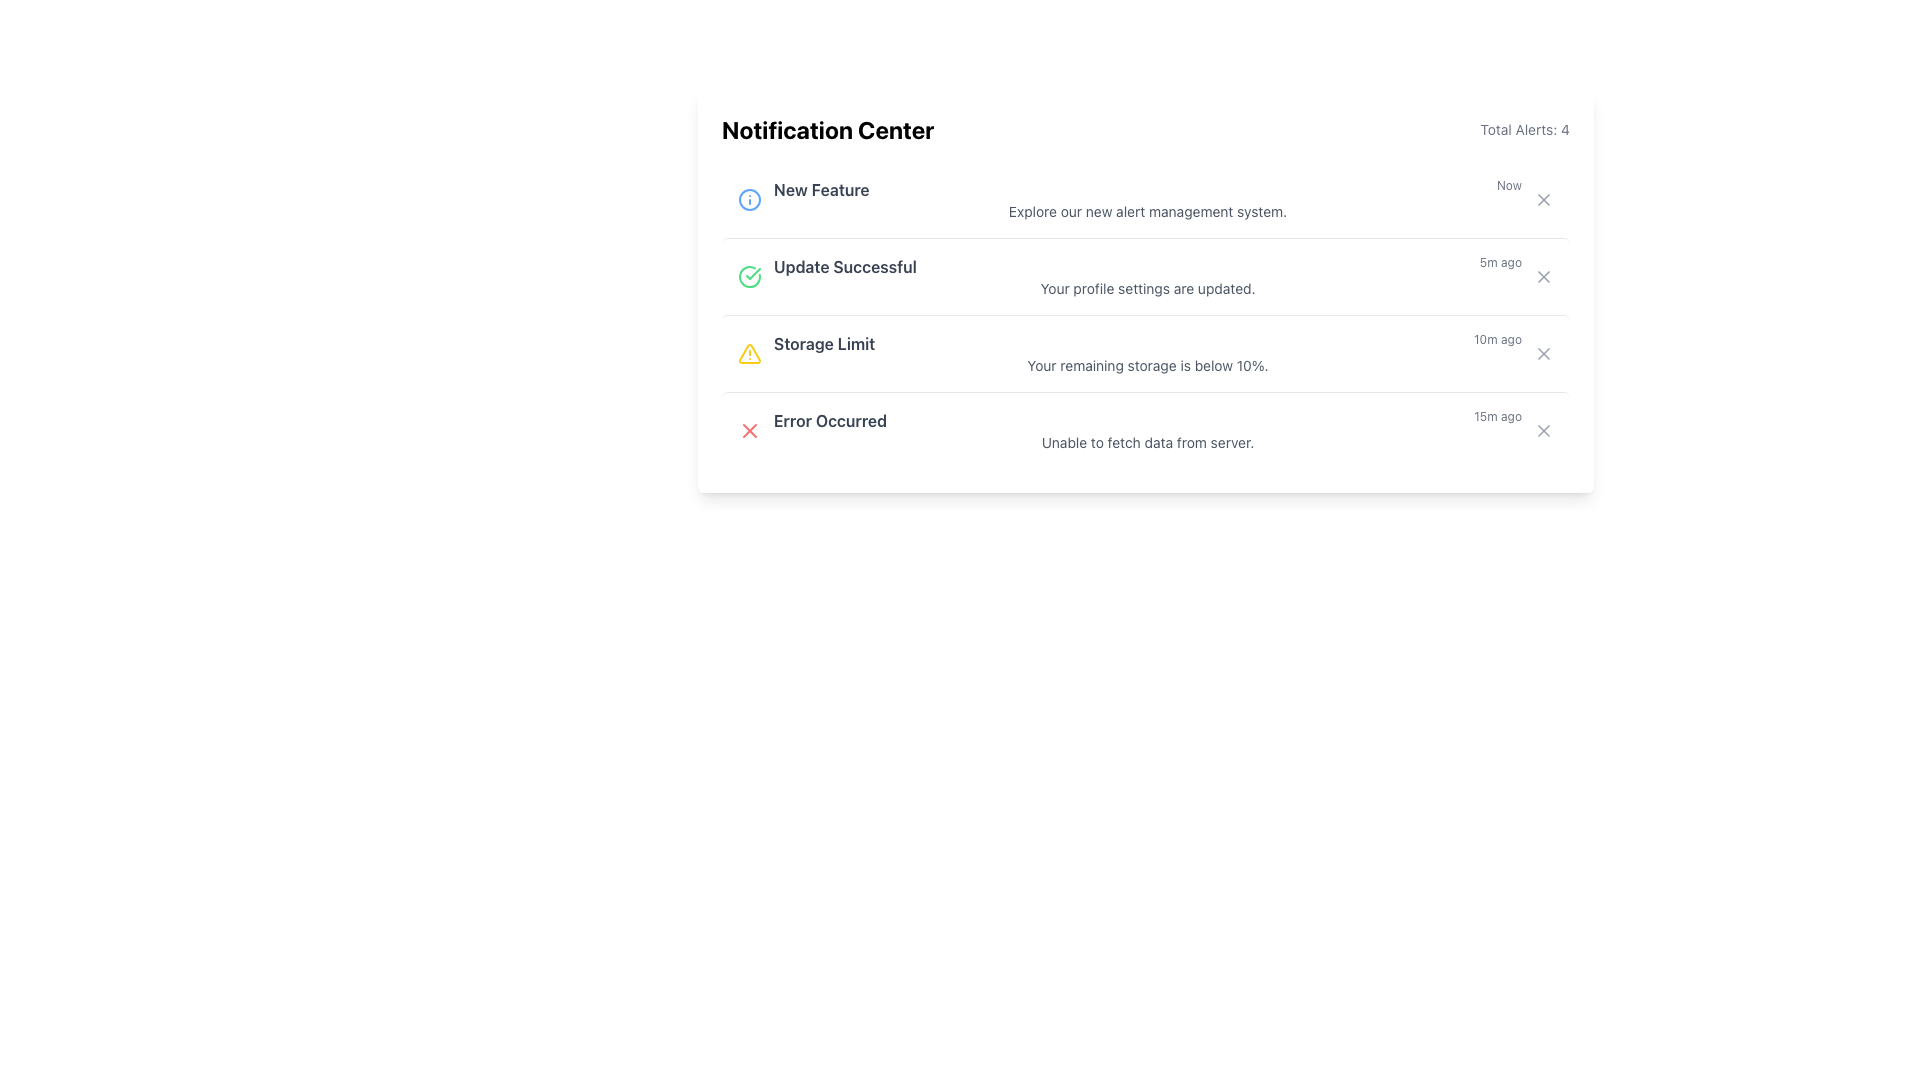 The height and width of the screenshot is (1080, 1920). What do you see at coordinates (752, 273) in the screenshot?
I see `the checkmark icon that indicates successful completion, located next to the 'Update Successful' notification` at bounding box center [752, 273].